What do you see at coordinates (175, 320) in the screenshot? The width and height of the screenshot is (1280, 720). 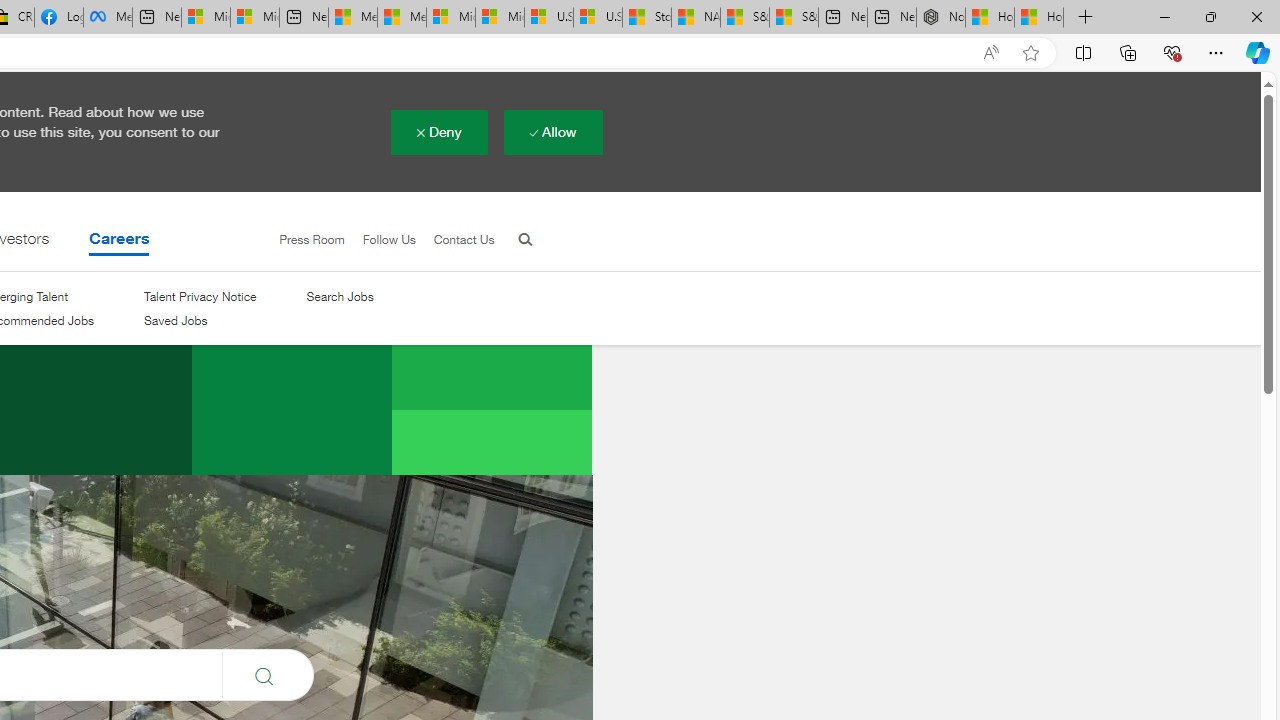 I see `'Saved Jobs'` at bounding box center [175, 320].